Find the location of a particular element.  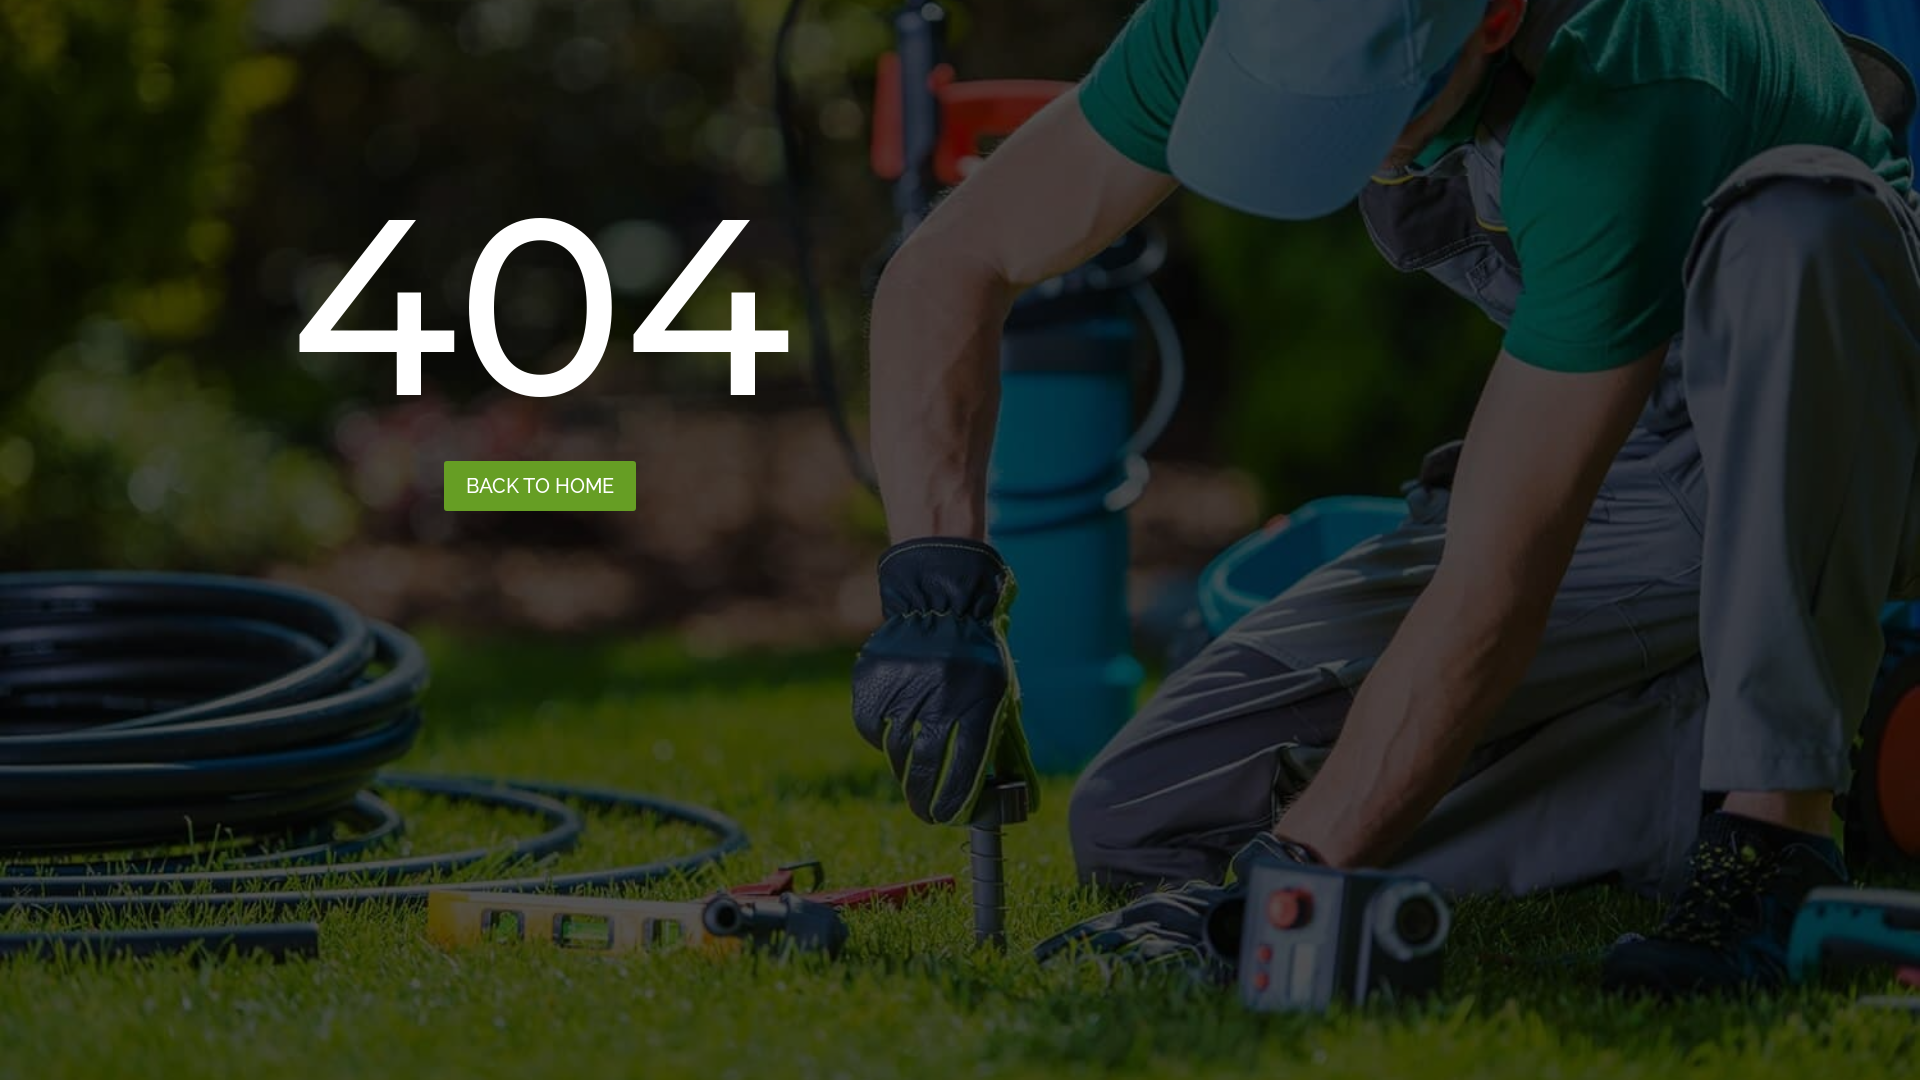

'BACK TO HOME' is located at coordinates (539, 486).